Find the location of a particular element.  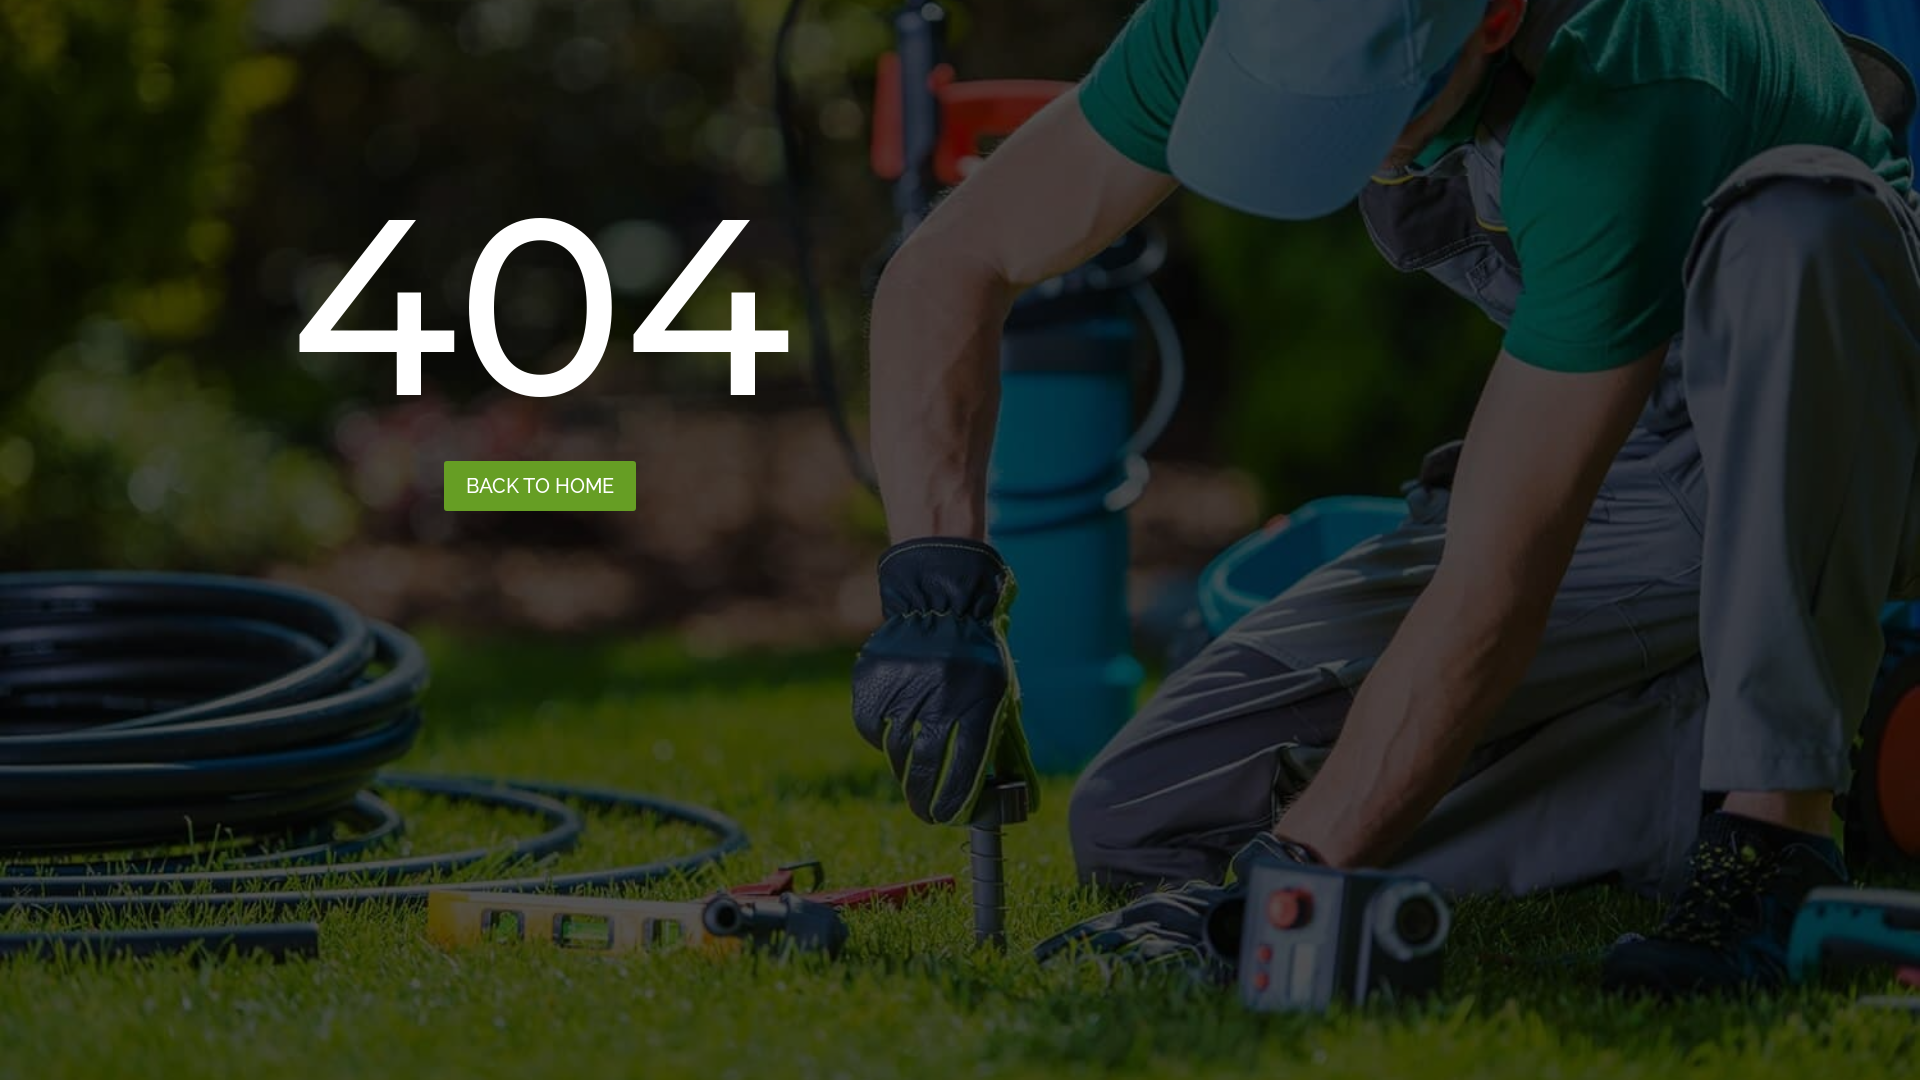

'BACK TO HOME' is located at coordinates (539, 486).